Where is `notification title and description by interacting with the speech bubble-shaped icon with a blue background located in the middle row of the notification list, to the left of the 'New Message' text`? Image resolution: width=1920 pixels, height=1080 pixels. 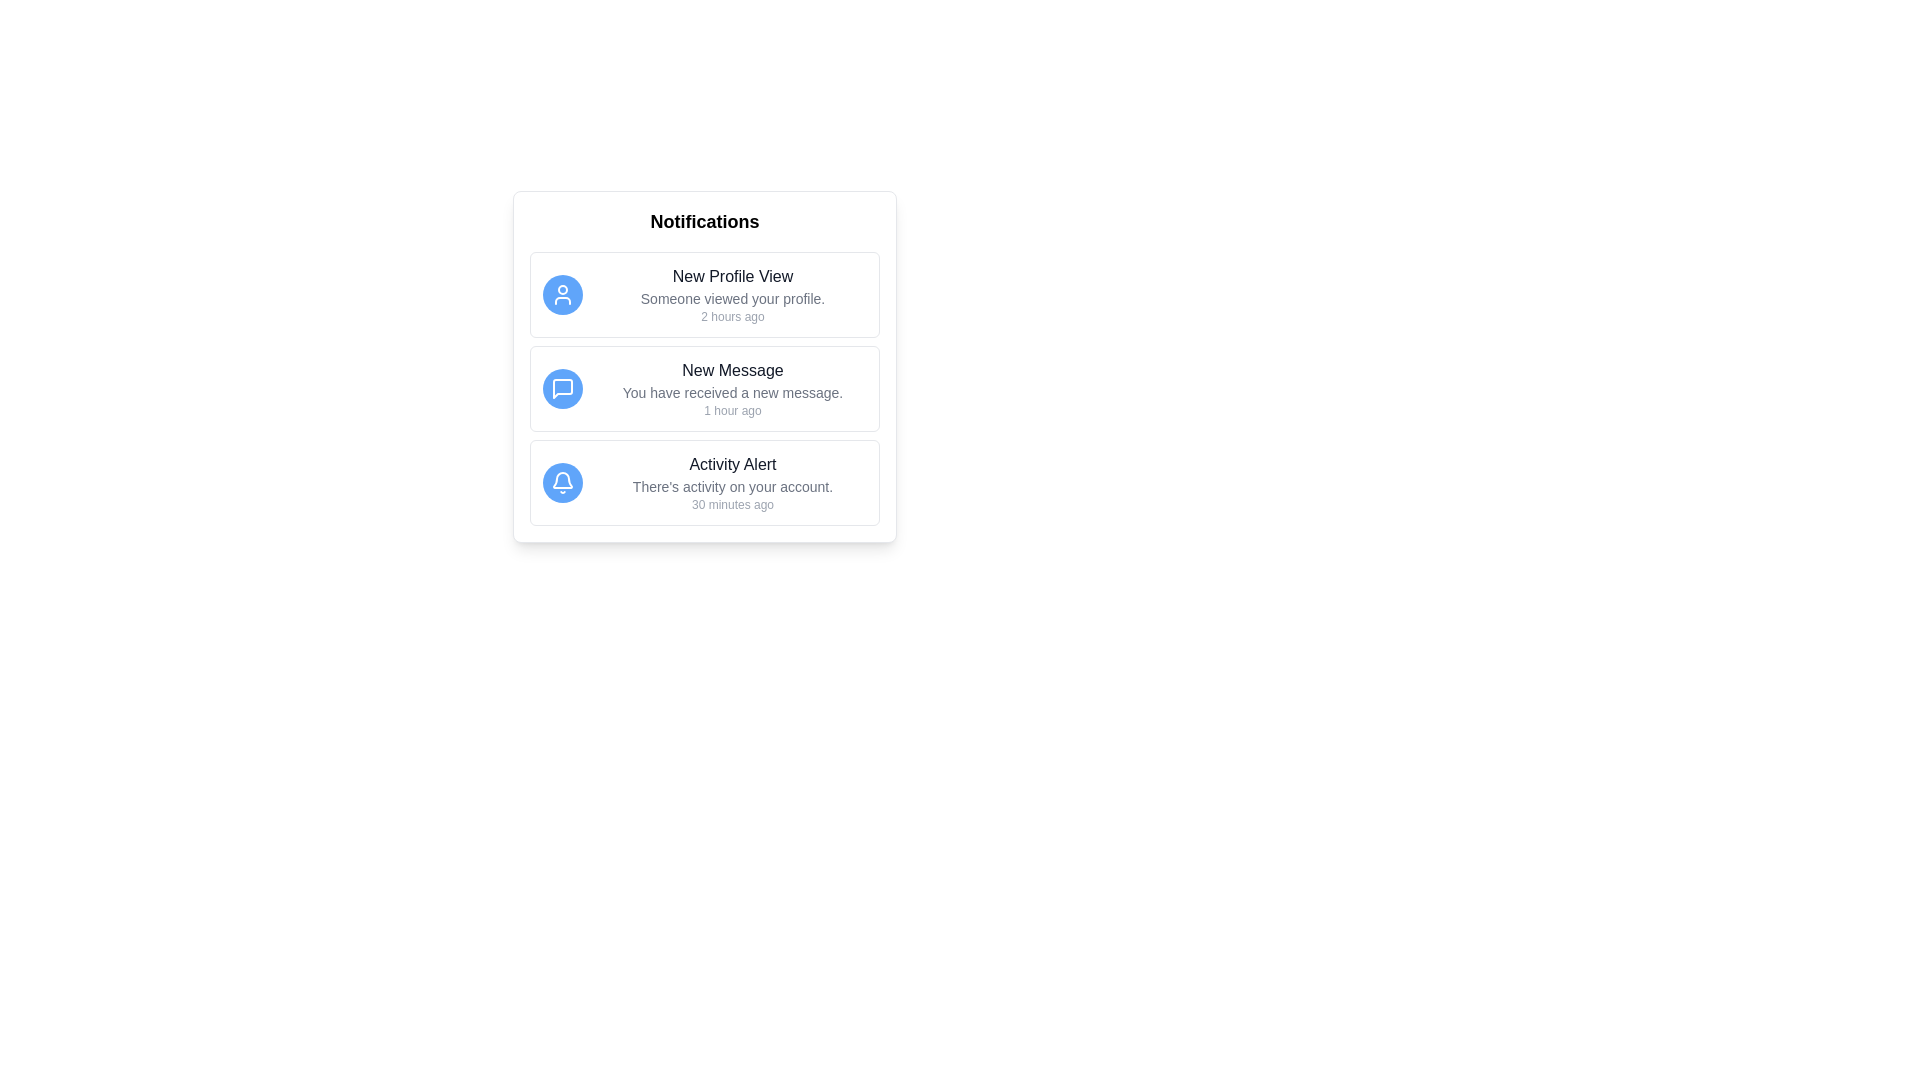 notification title and description by interacting with the speech bubble-shaped icon with a blue background located in the middle row of the notification list, to the left of the 'New Message' text is located at coordinates (561, 389).